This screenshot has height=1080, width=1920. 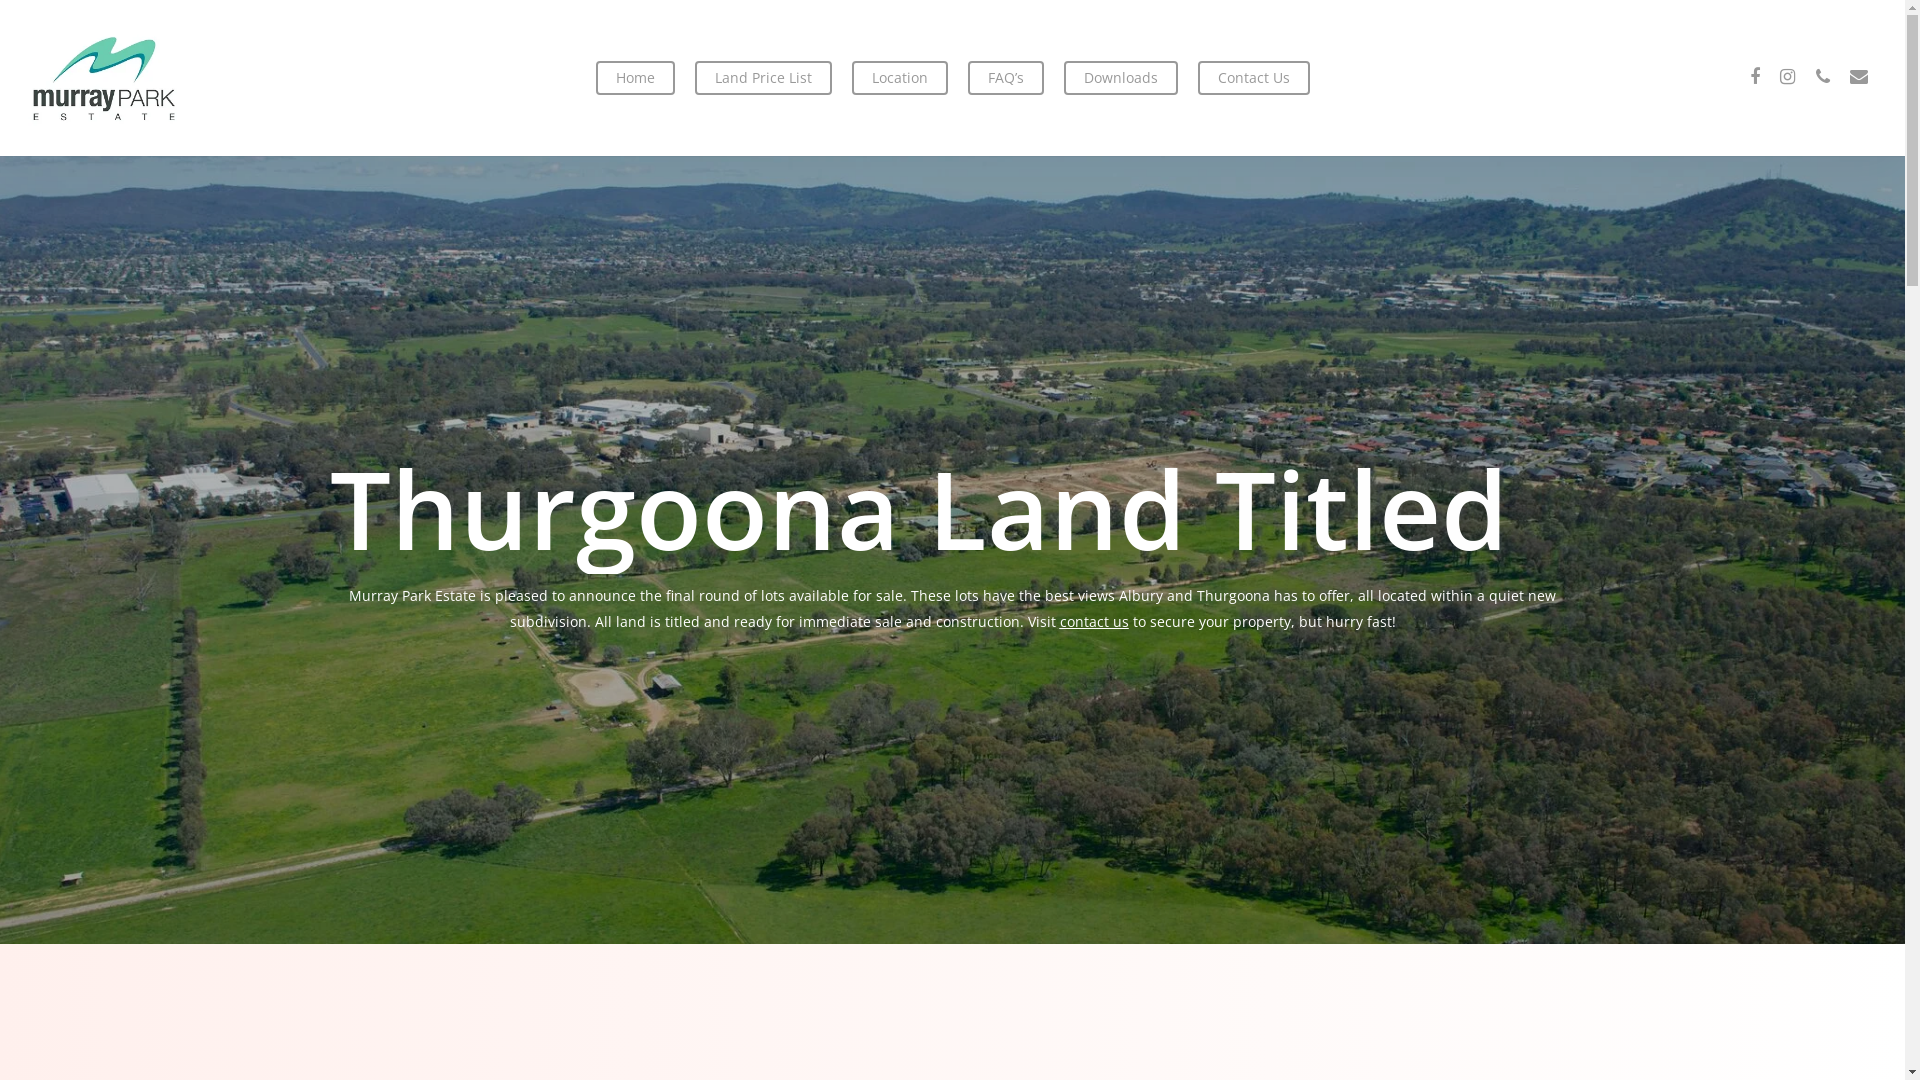 What do you see at coordinates (594, 76) in the screenshot?
I see `'Home'` at bounding box center [594, 76].